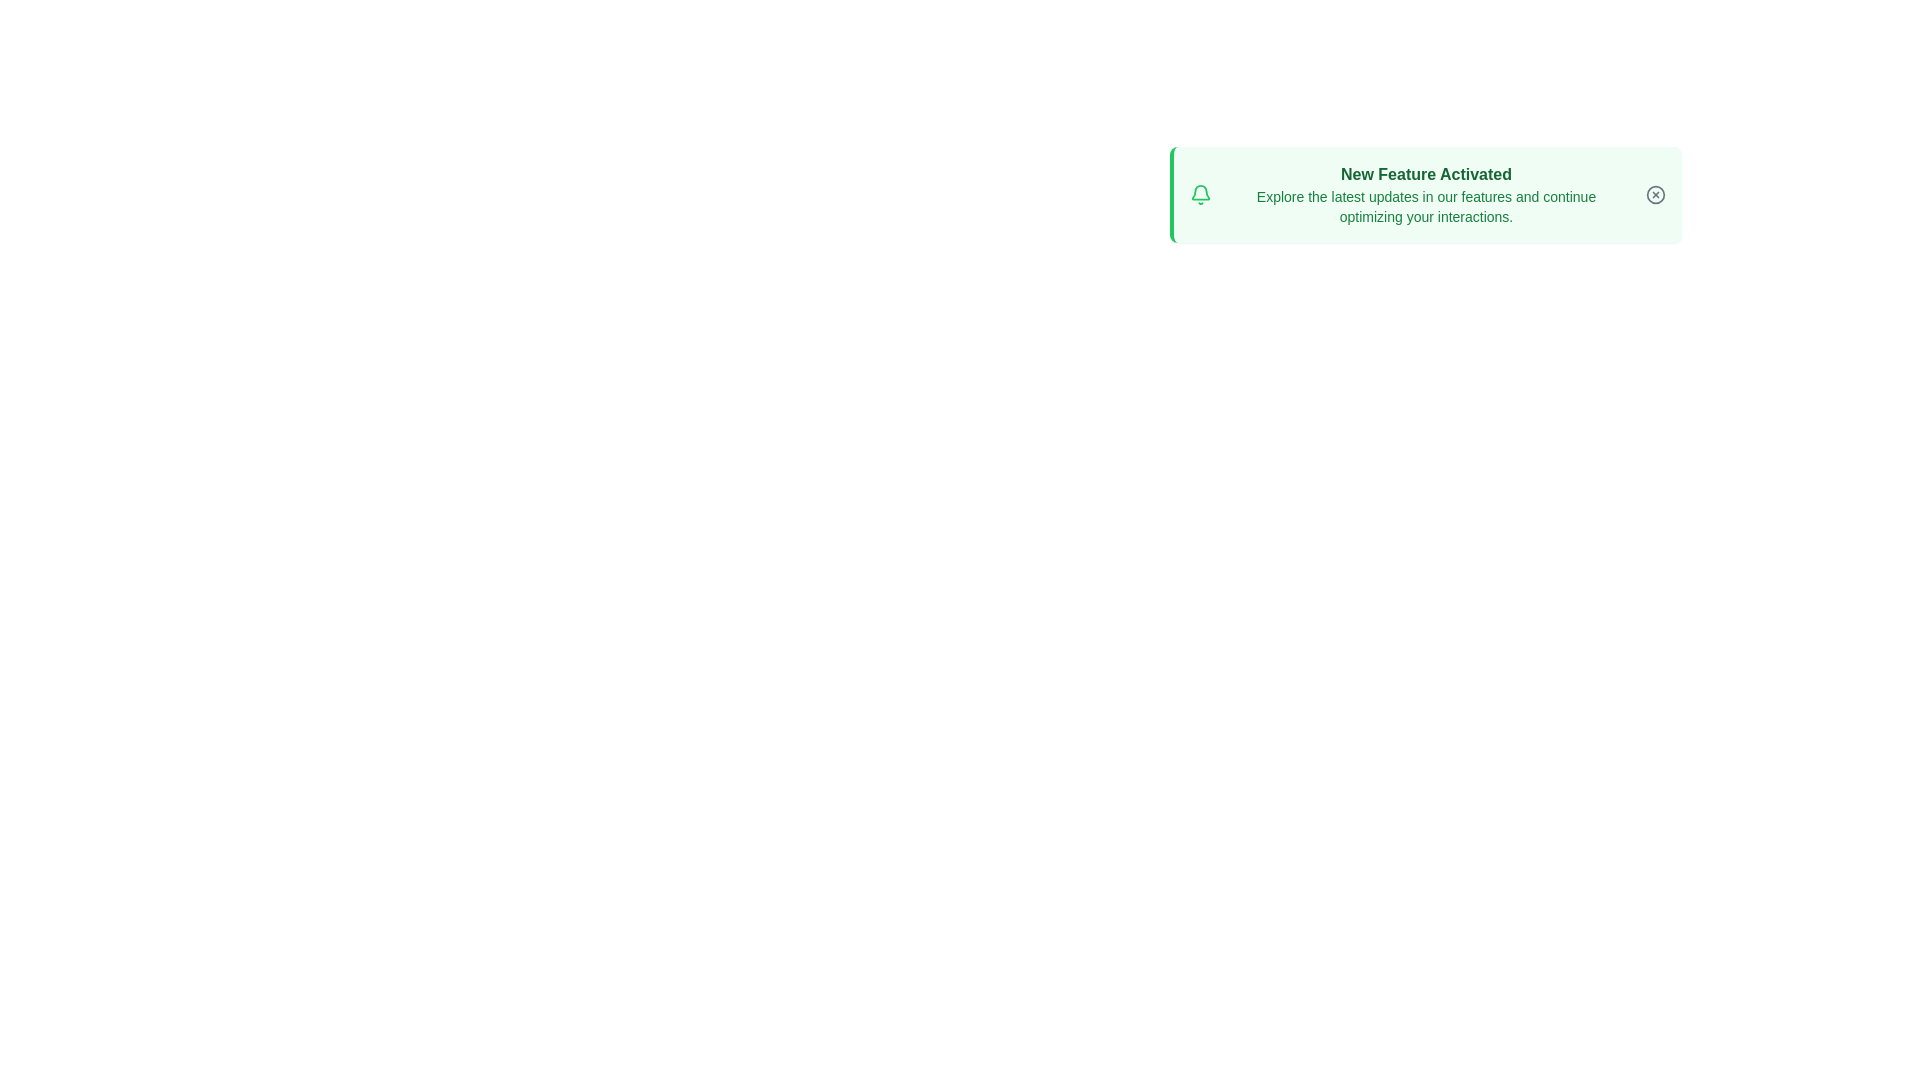  What do you see at coordinates (1655, 195) in the screenshot?
I see `the inner circular graphical component of the close button located at the top-right corner of the notification panel` at bounding box center [1655, 195].